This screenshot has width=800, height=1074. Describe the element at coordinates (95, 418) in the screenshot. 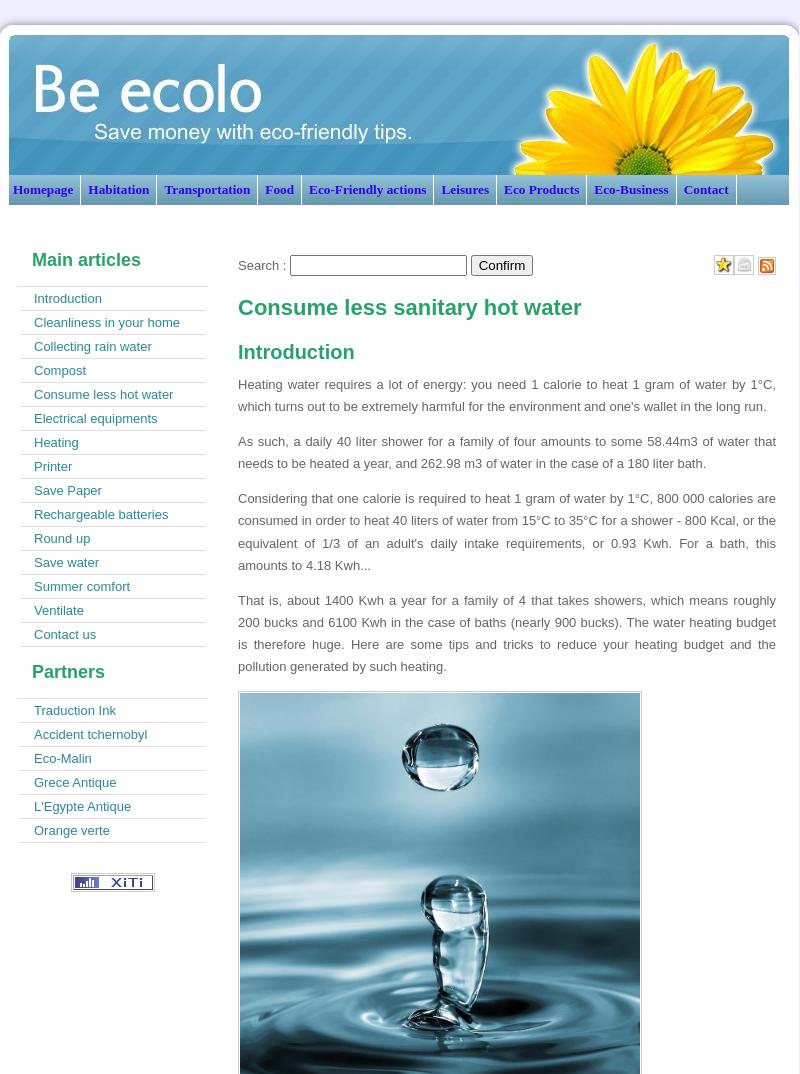

I see `'Electrical equipments'` at that location.